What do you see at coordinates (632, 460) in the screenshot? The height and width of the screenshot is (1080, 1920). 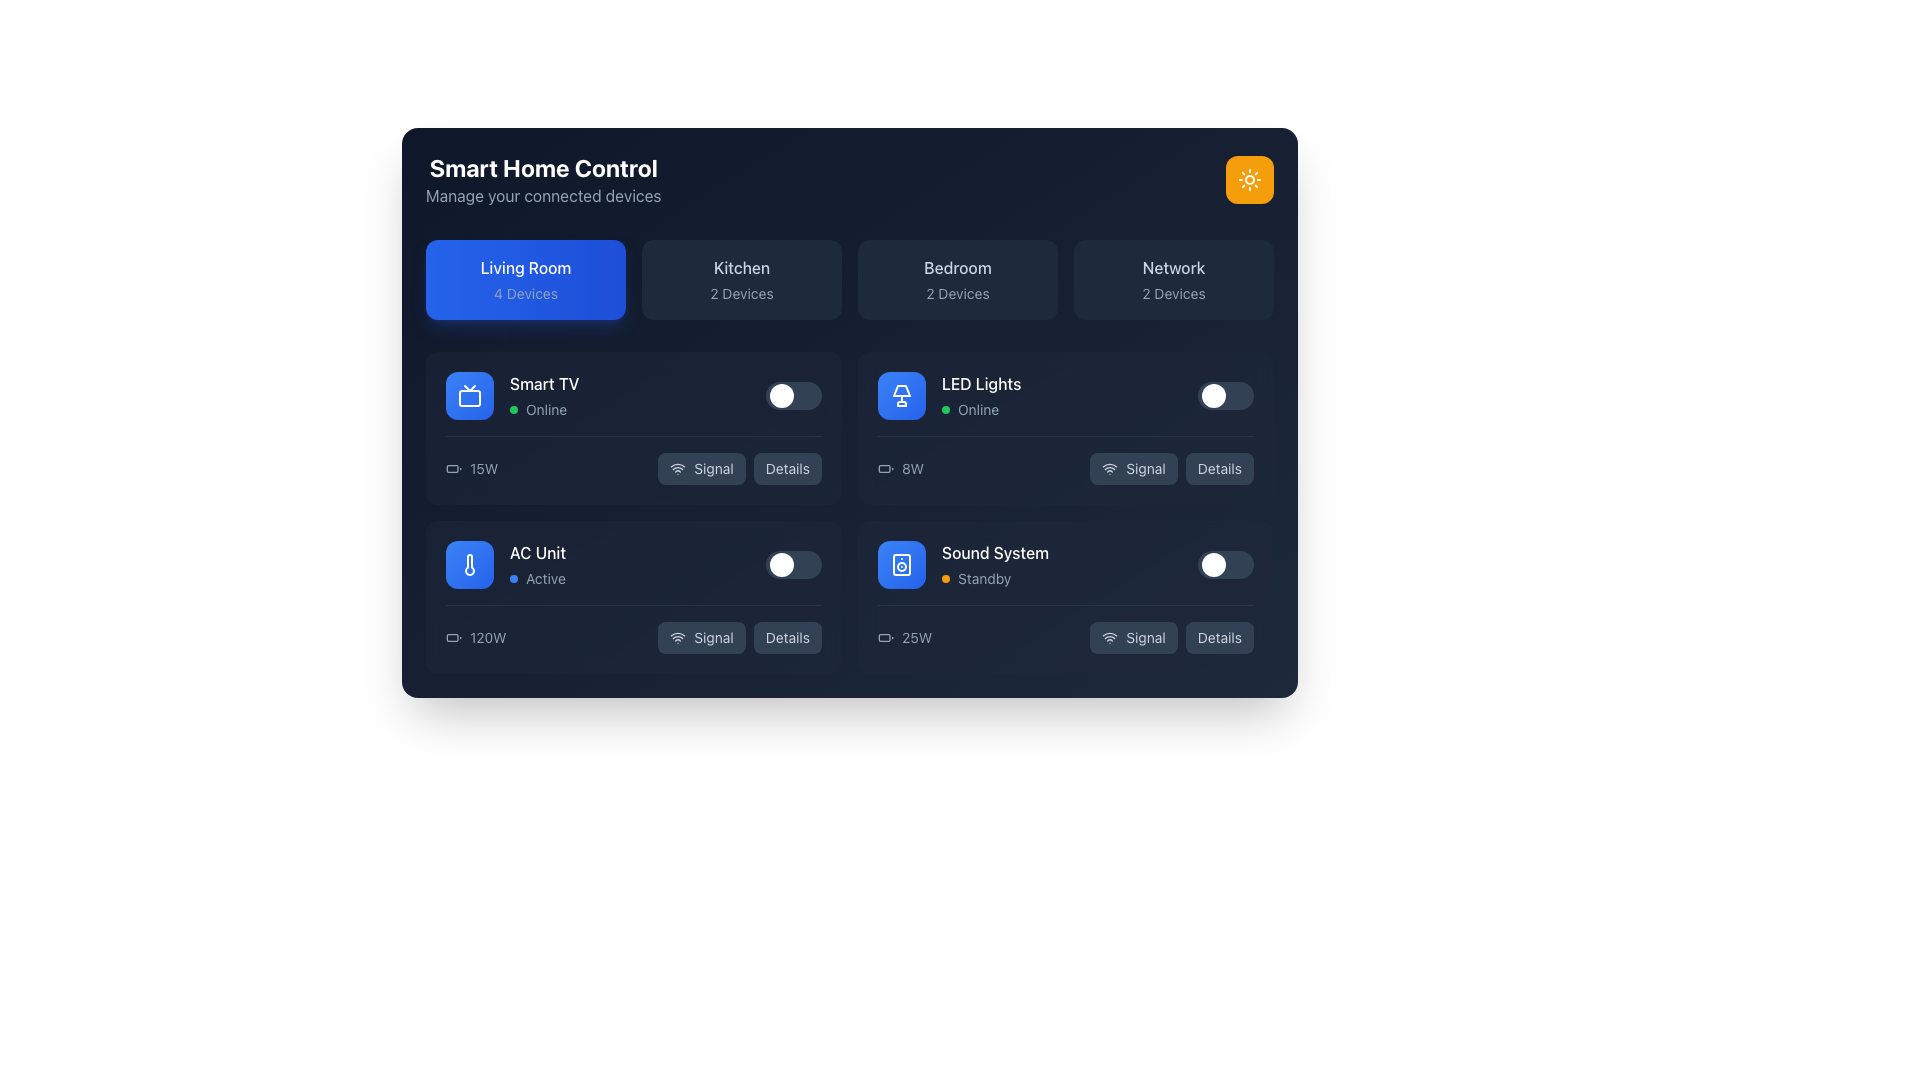 I see `the interactive block displaying the 15W power indicator and control buttons labeled 'Signal' and 'Details' in the lower section of the 'Smart TV' block in the 'Living Room' sub-section` at bounding box center [632, 460].